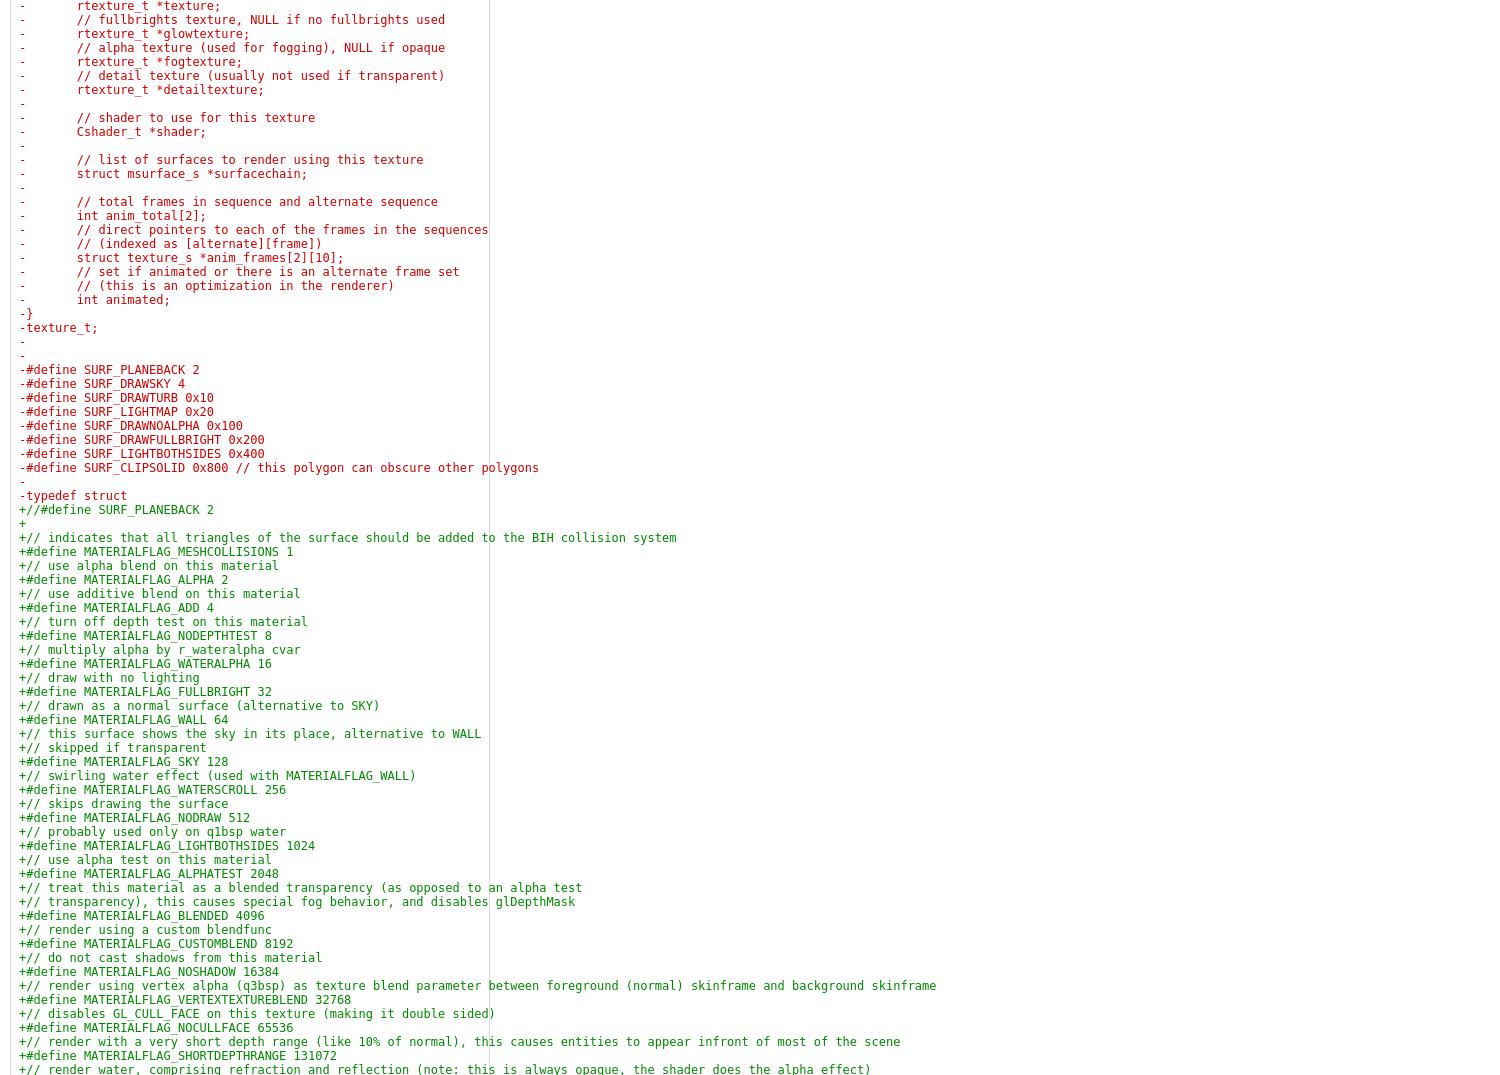 The height and width of the screenshot is (1075, 1500). I want to click on '+#define MATERIALFLAG_ADD 4', so click(115, 607).